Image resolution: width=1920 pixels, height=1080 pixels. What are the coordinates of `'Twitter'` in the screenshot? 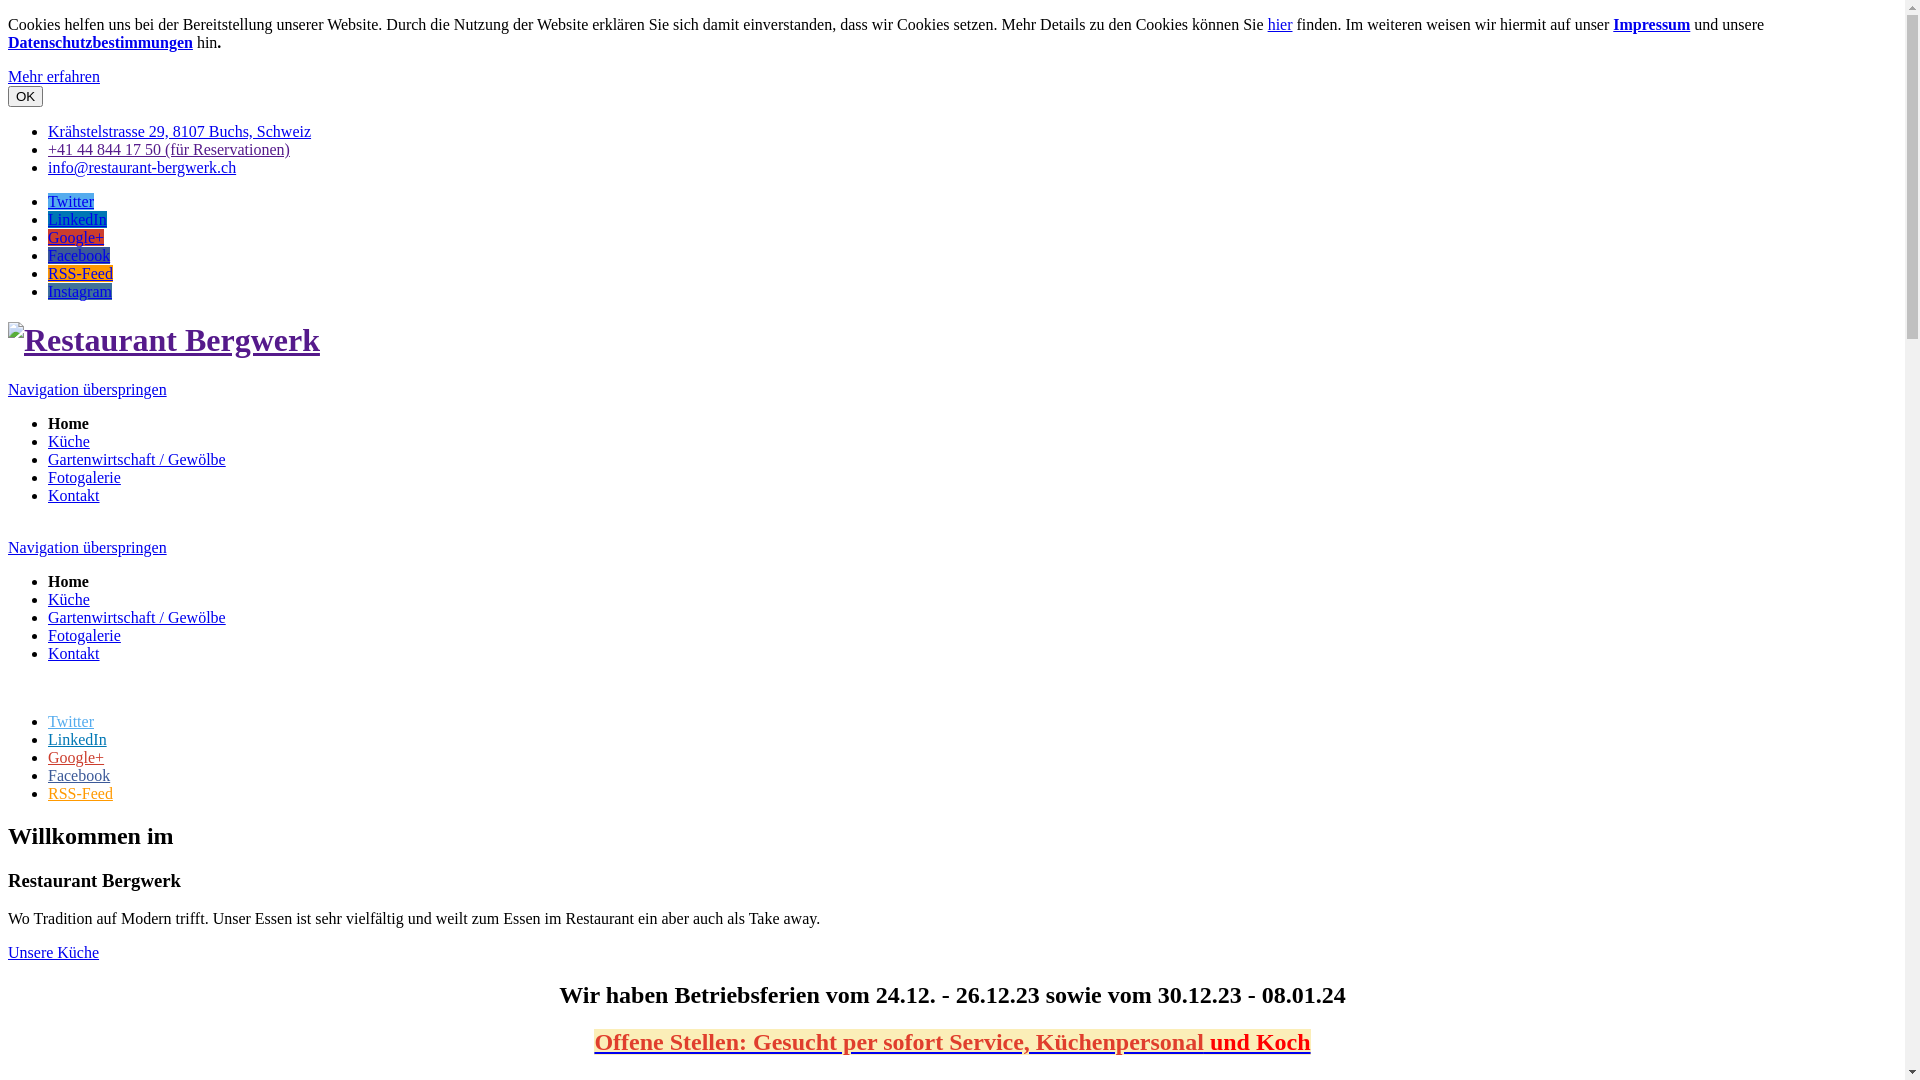 It's located at (48, 721).